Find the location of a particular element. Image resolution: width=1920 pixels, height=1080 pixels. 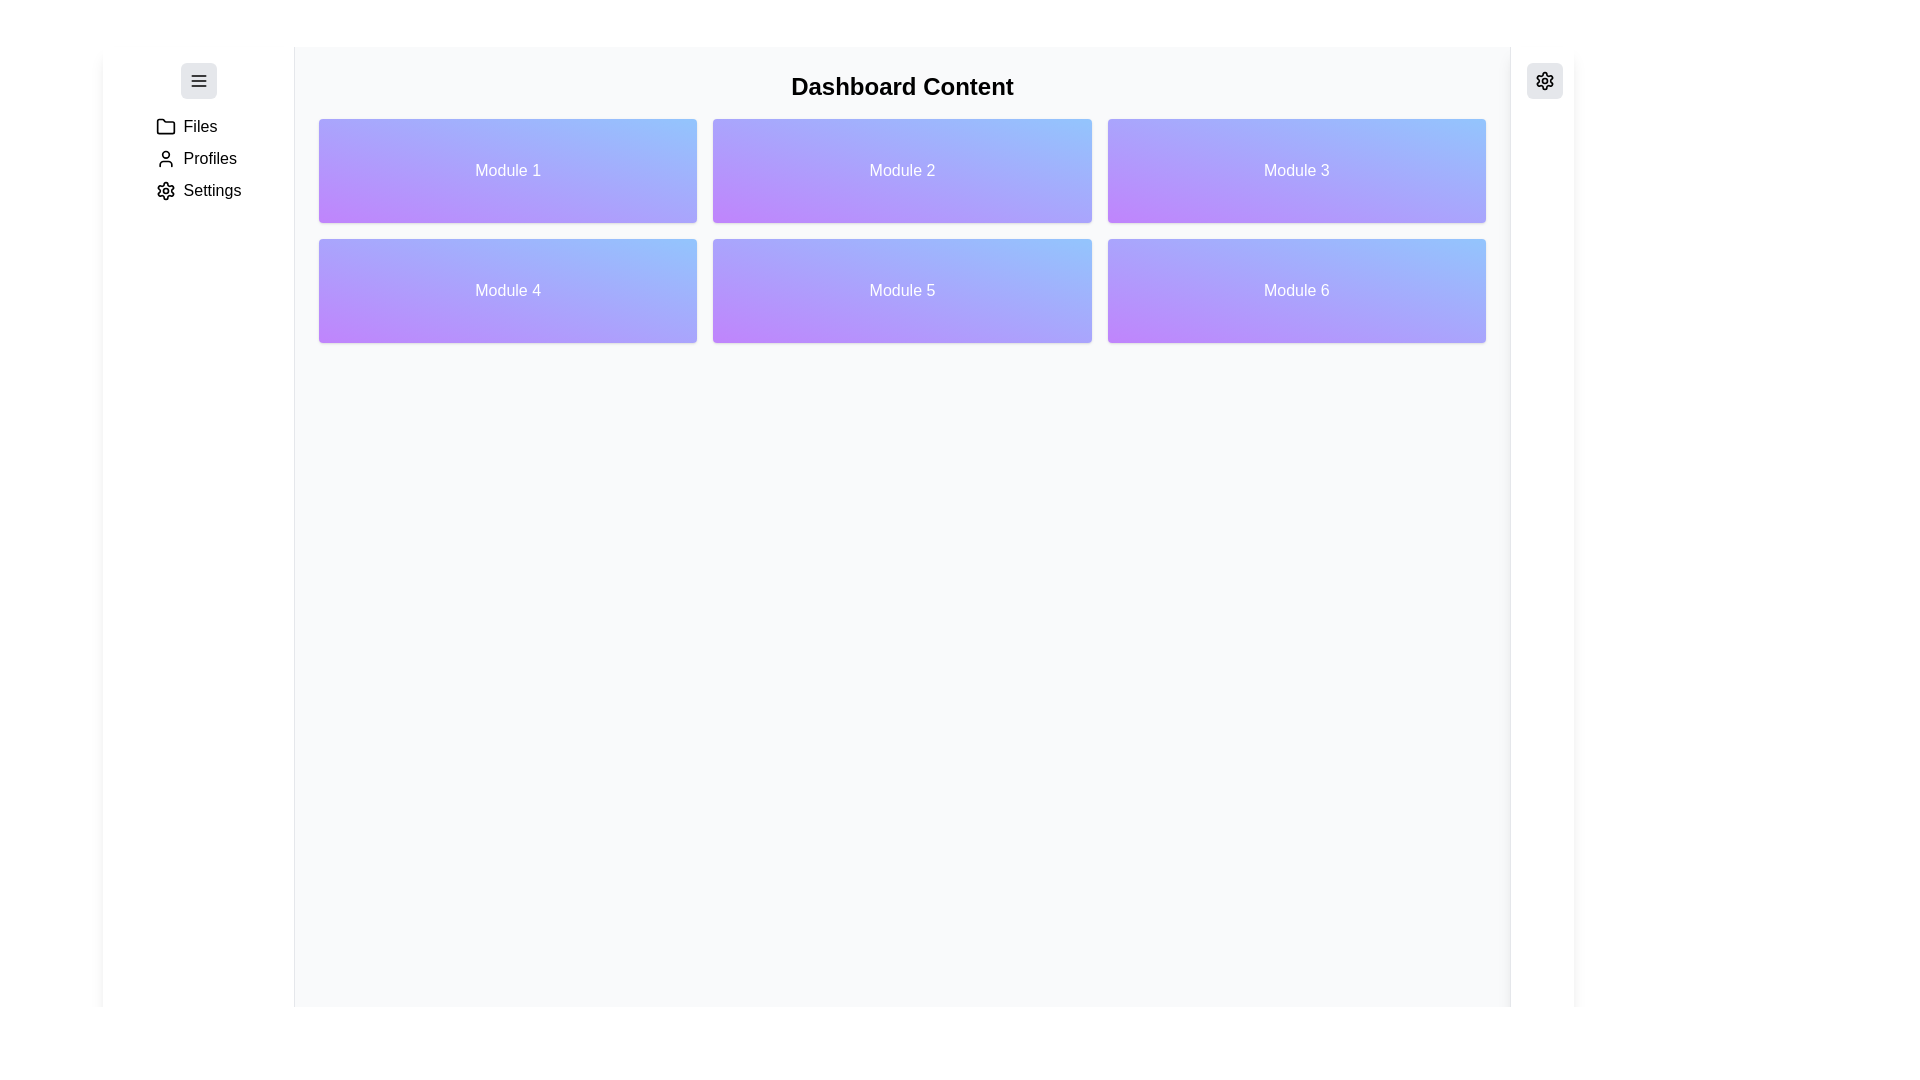

the settings button located at the top-right corner of the vertical sidebar is located at coordinates (1544, 80).